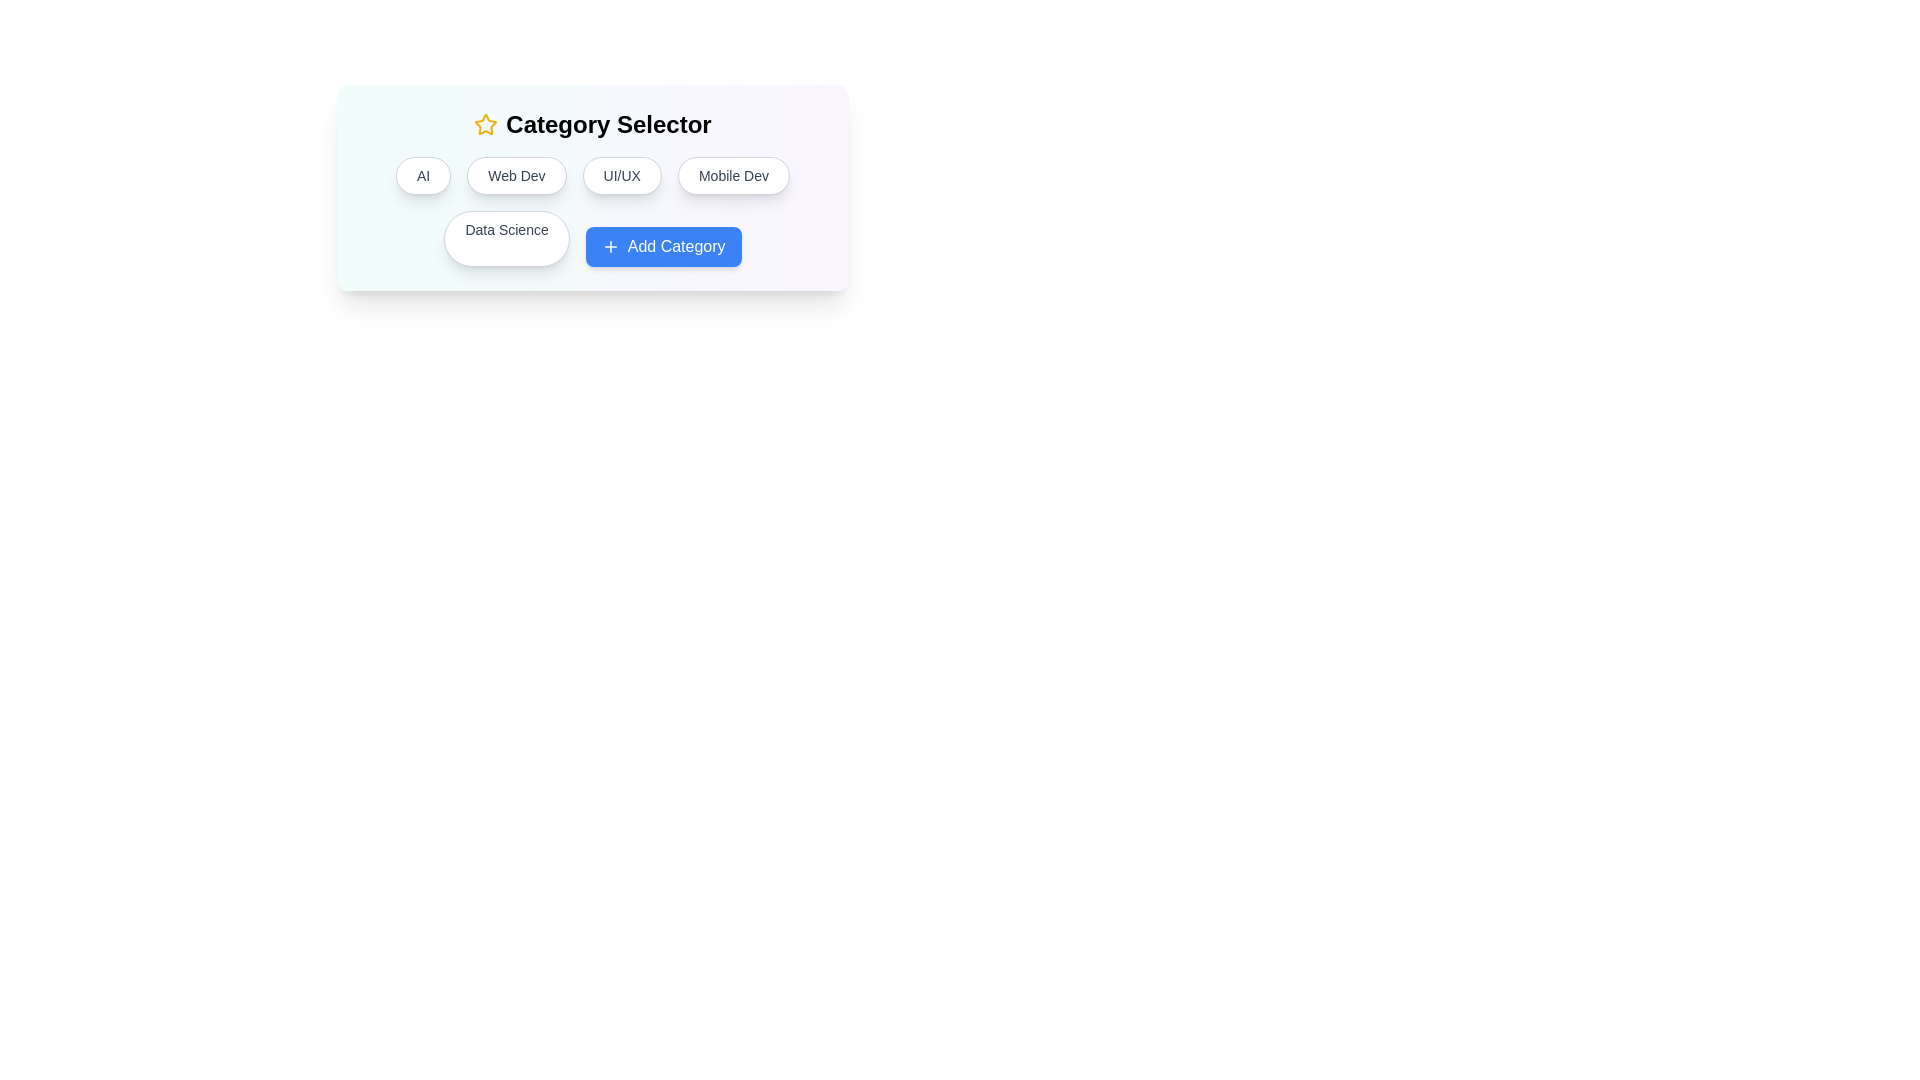 The height and width of the screenshot is (1080, 1920). What do you see at coordinates (663, 245) in the screenshot?
I see `the 'Add Category' button` at bounding box center [663, 245].